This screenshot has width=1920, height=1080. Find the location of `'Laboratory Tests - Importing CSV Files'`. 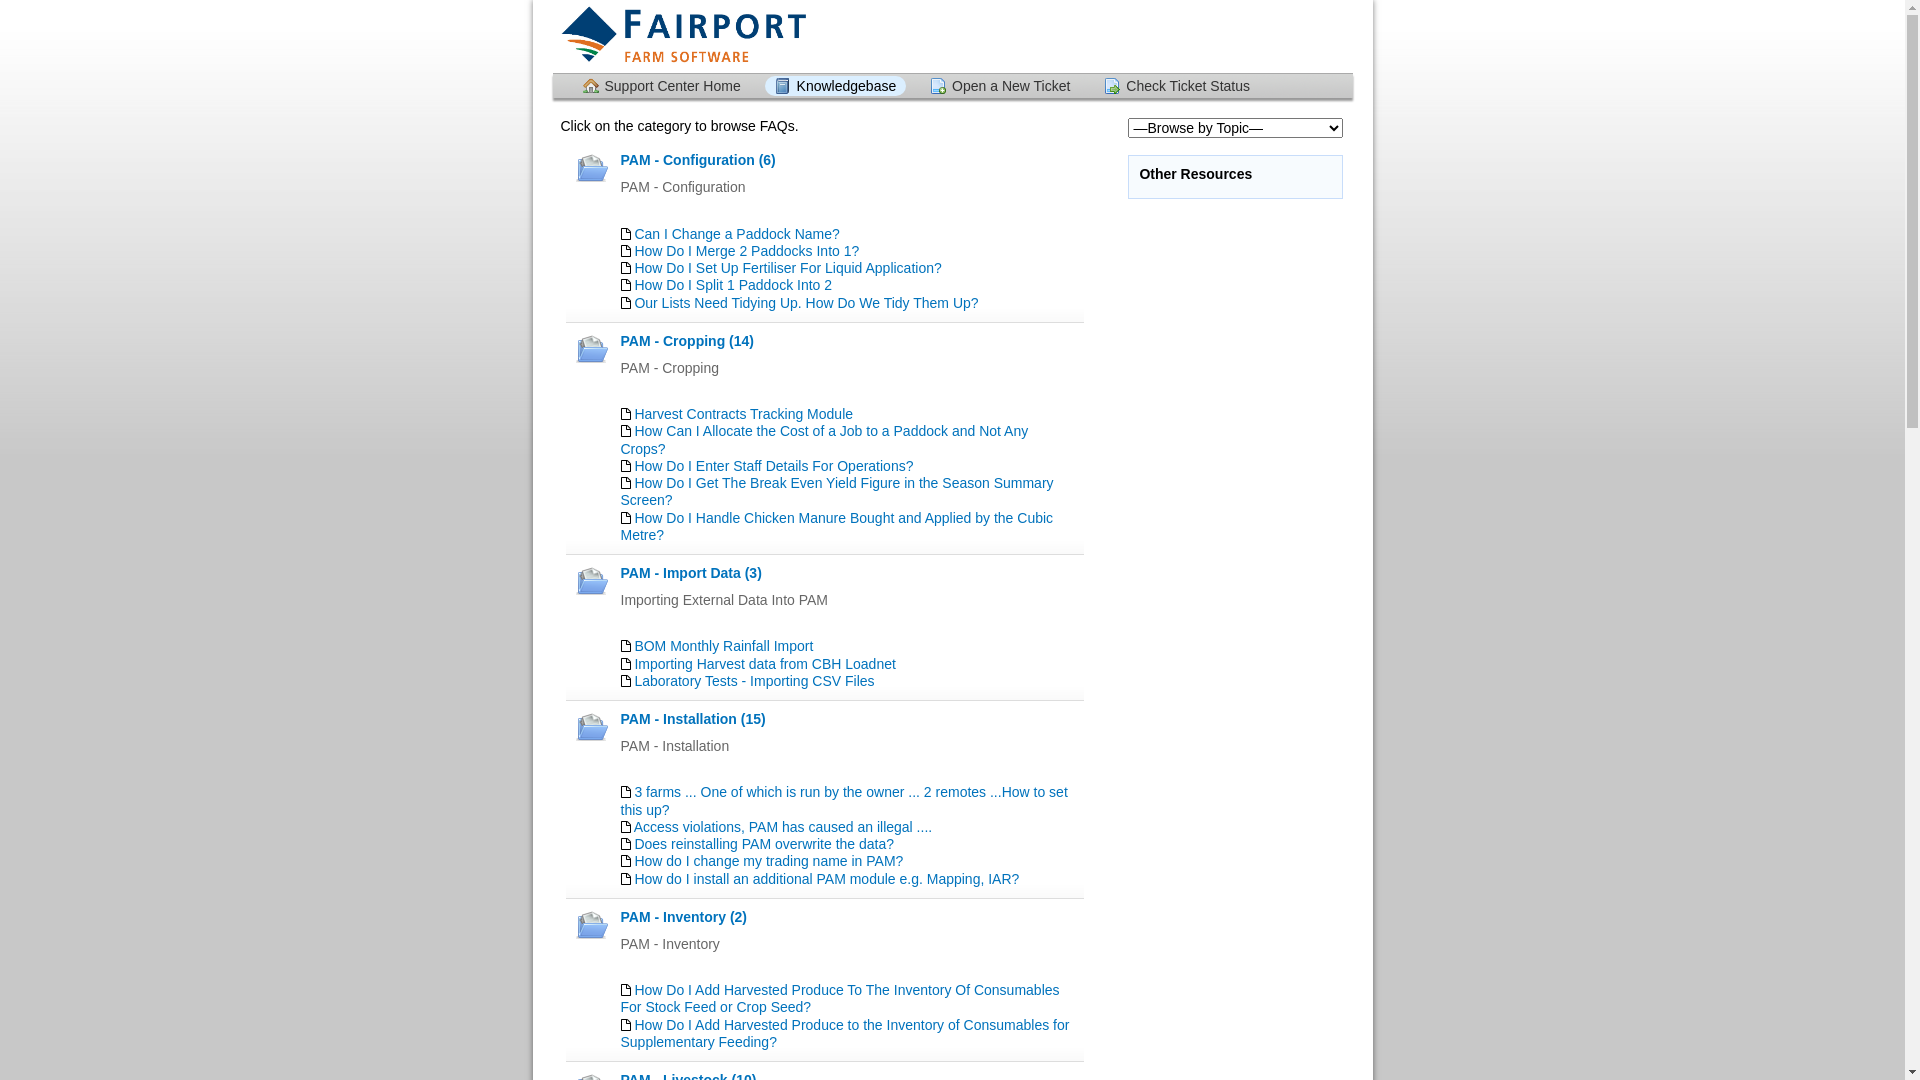

'Laboratory Tests - Importing CSV Files' is located at coordinates (752, 680).